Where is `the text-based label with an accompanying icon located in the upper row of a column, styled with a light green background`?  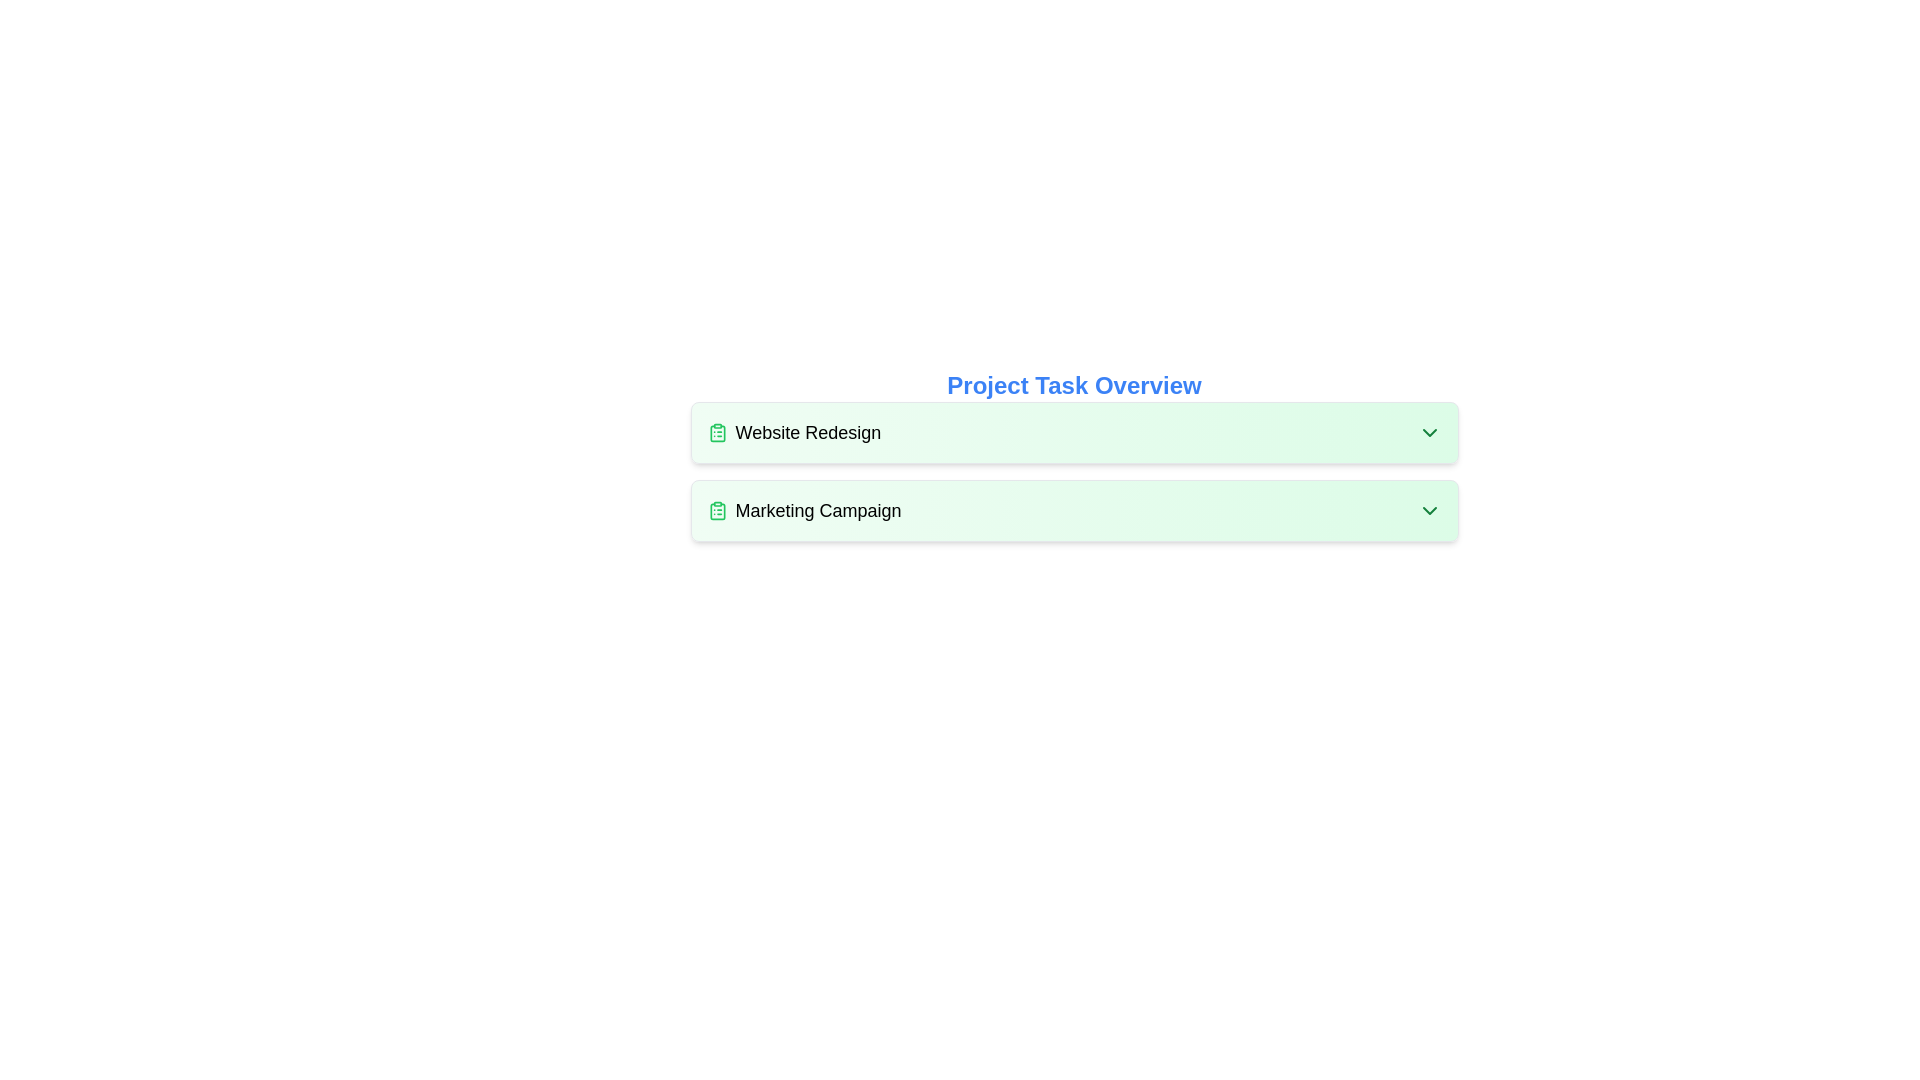 the text-based label with an accompanying icon located in the upper row of a column, styled with a light green background is located at coordinates (793, 431).